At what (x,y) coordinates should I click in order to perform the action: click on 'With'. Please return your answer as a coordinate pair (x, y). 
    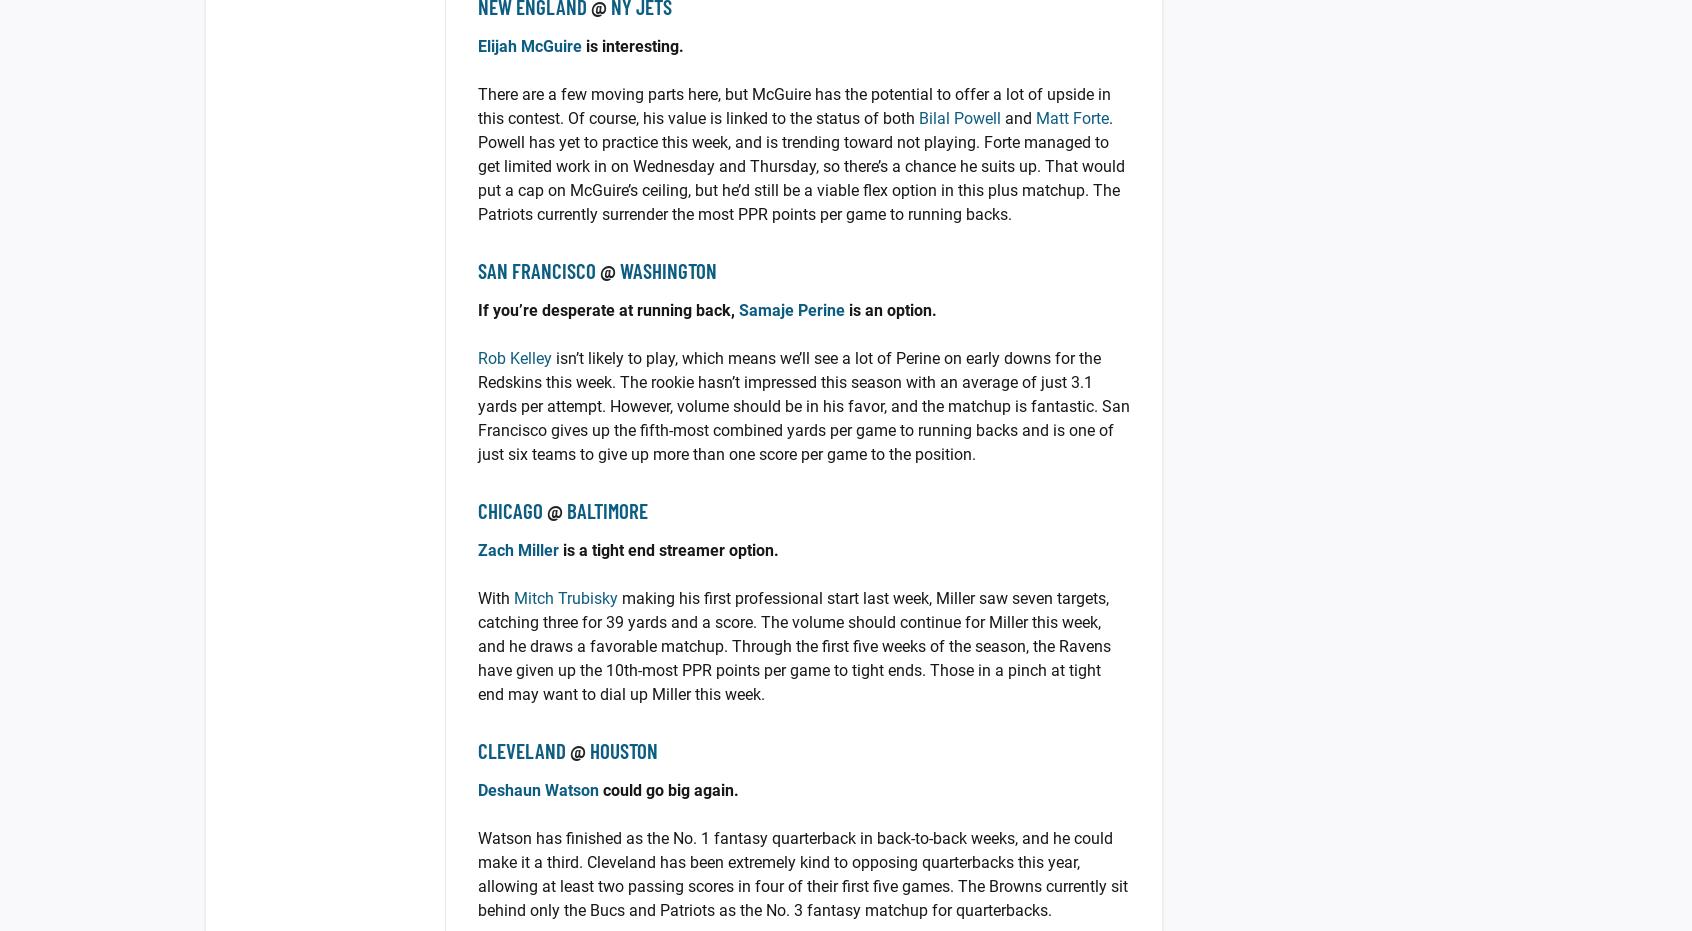
    Looking at the image, I should click on (495, 597).